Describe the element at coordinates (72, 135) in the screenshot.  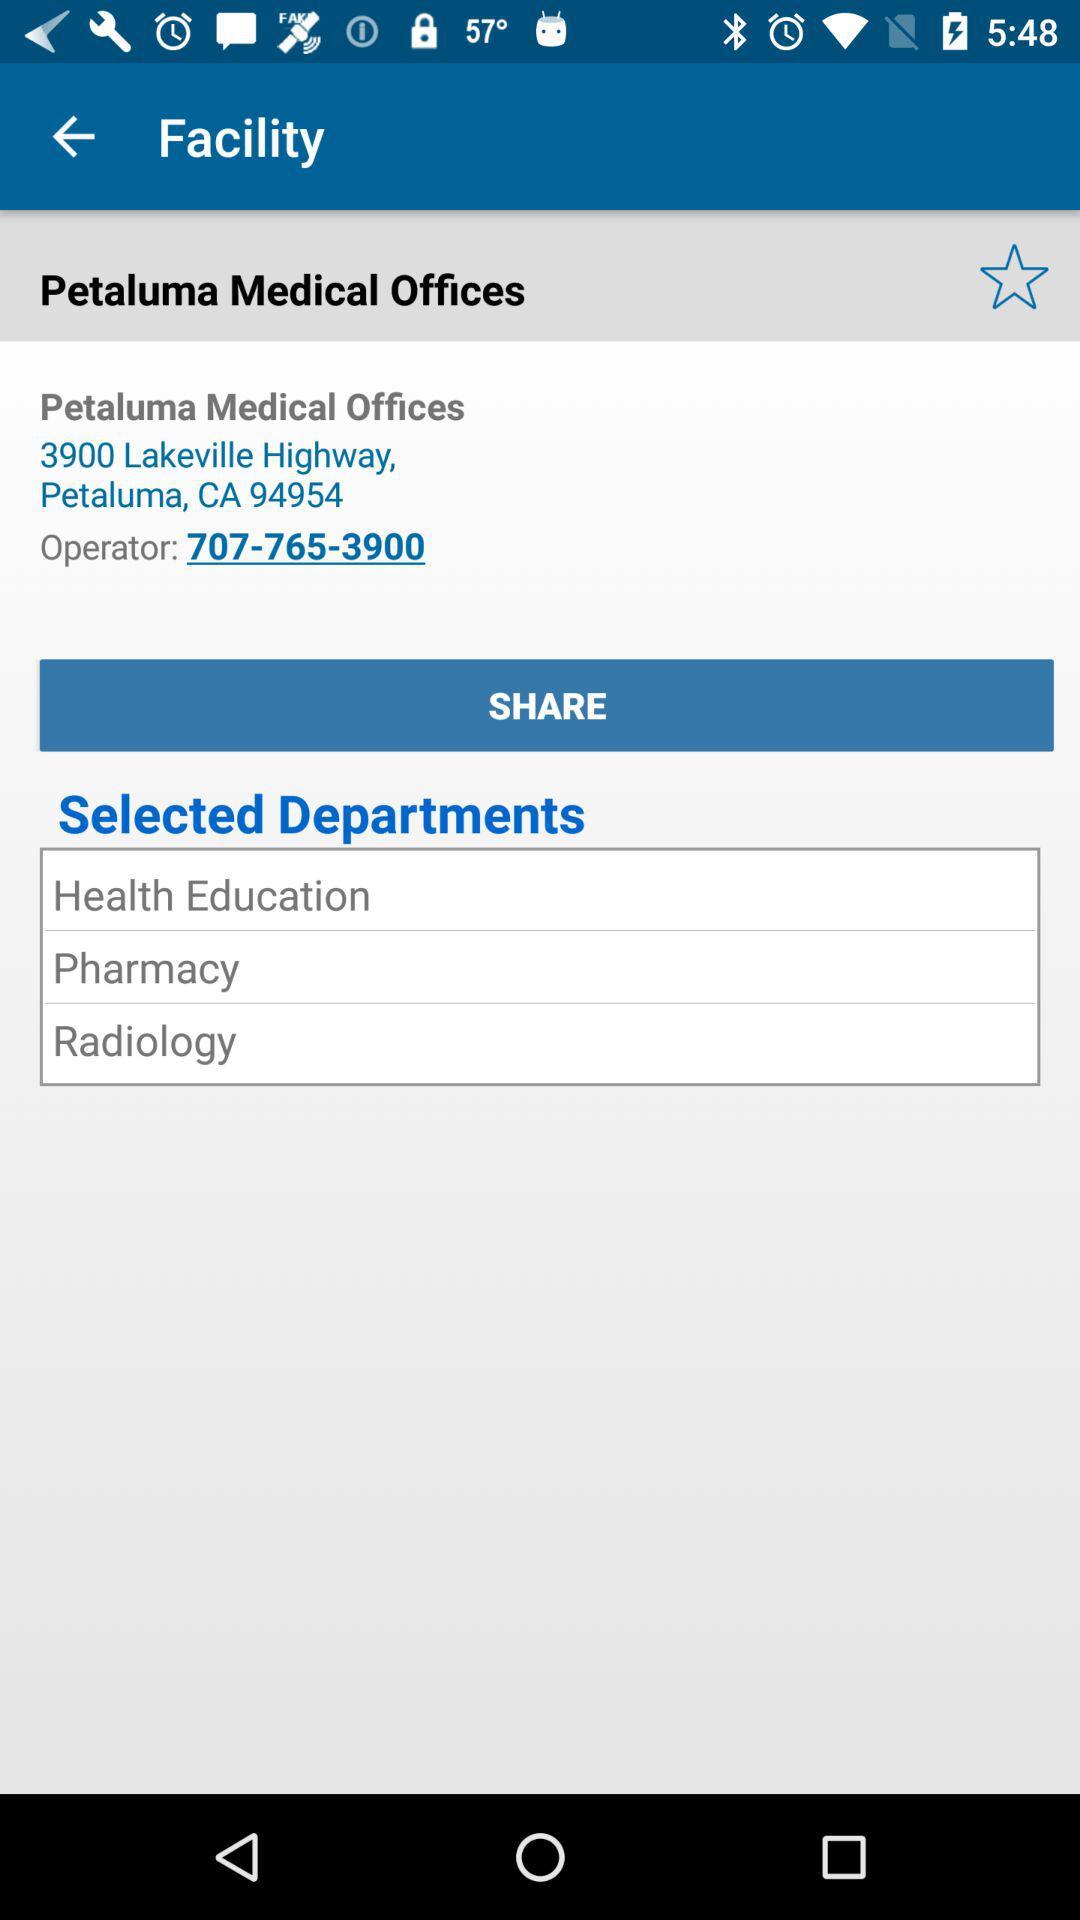
I see `item above petaluma medical offices item` at that location.